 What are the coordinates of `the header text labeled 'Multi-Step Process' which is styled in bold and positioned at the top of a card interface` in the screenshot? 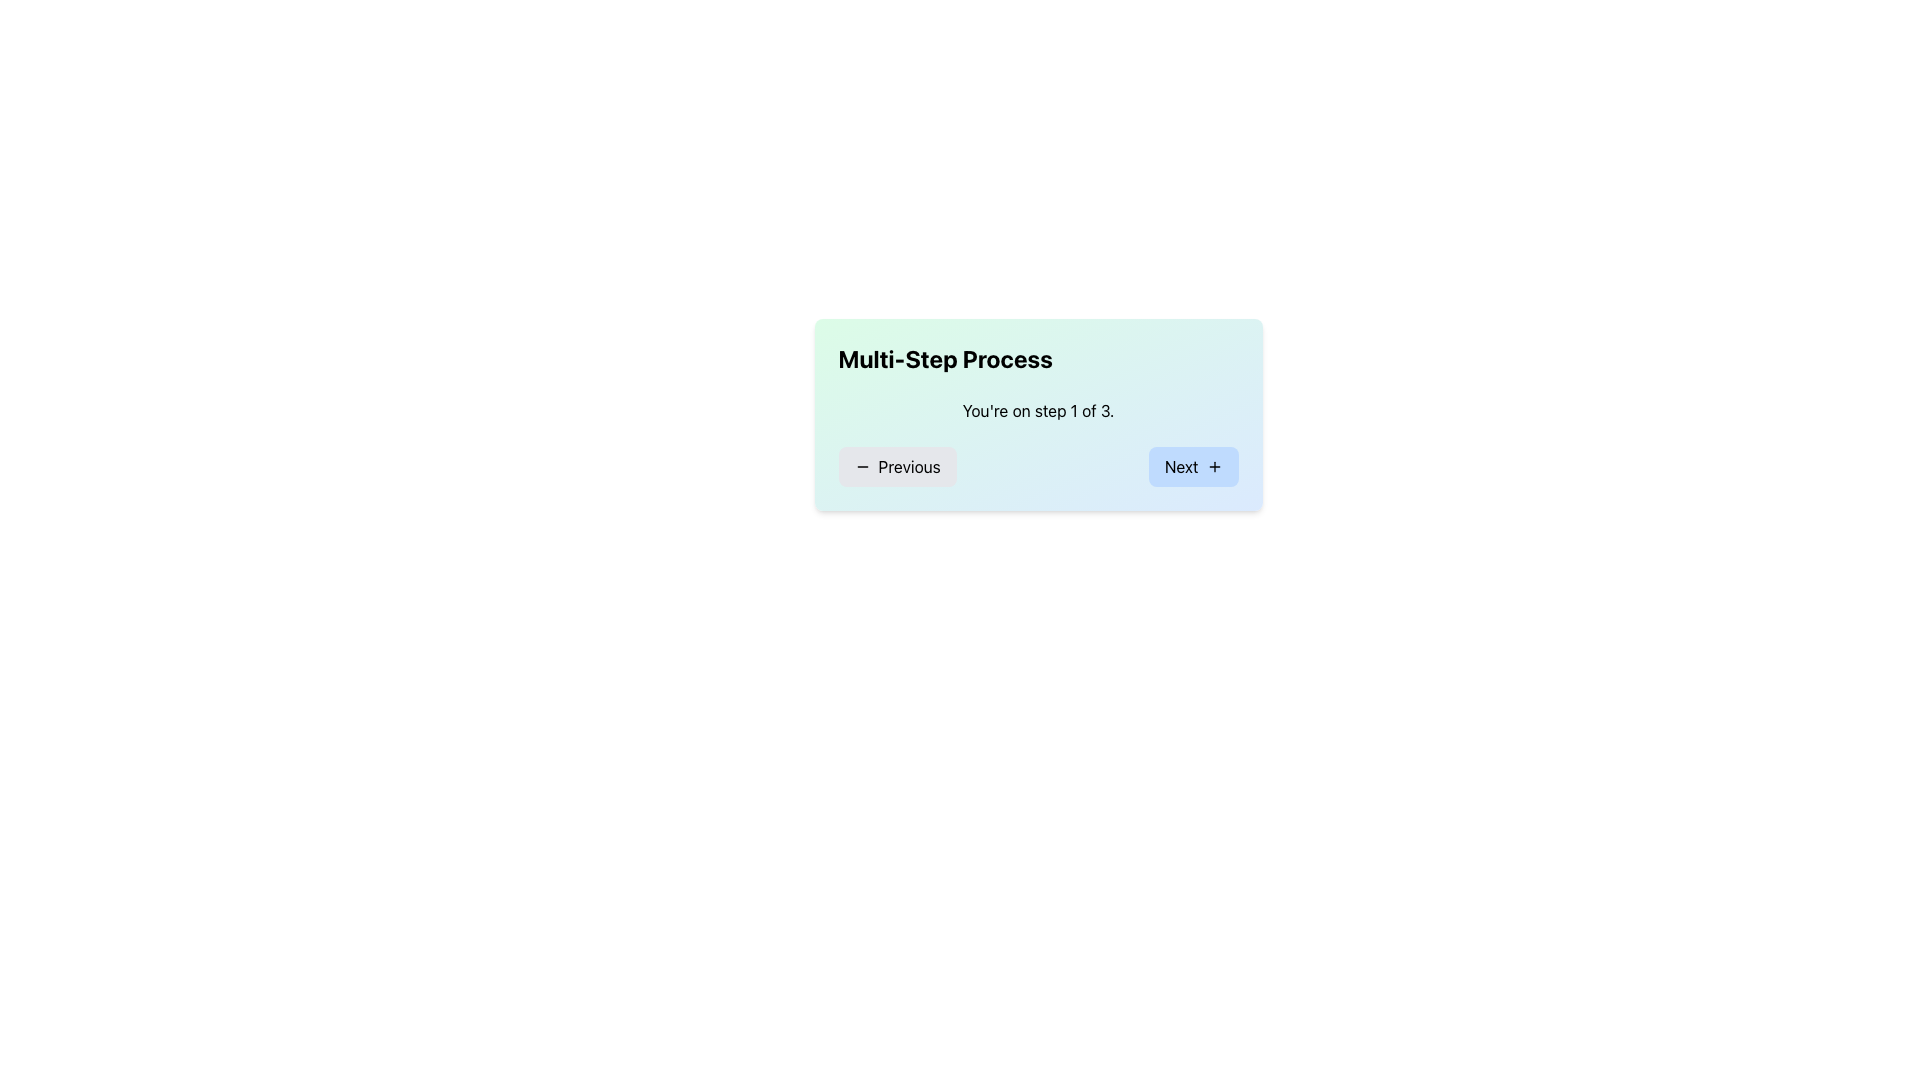 It's located at (1038, 357).